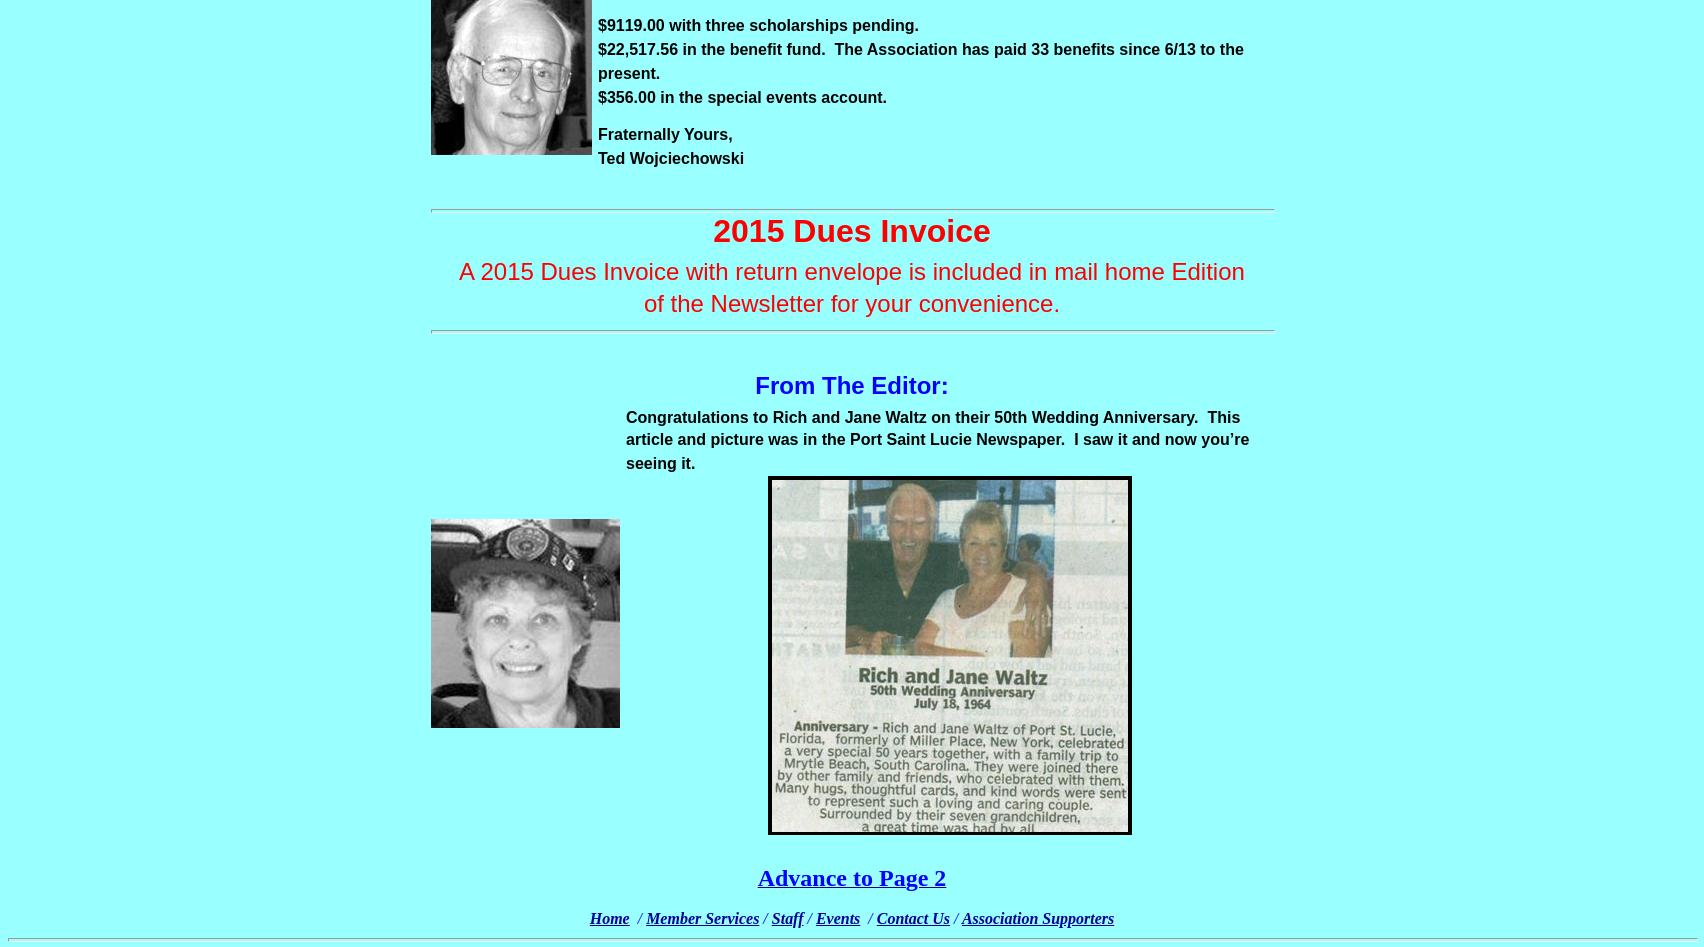 The height and width of the screenshot is (947, 1704). What do you see at coordinates (850, 876) in the screenshot?
I see `'Advance to Page 2'` at bounding box center [850, 876].